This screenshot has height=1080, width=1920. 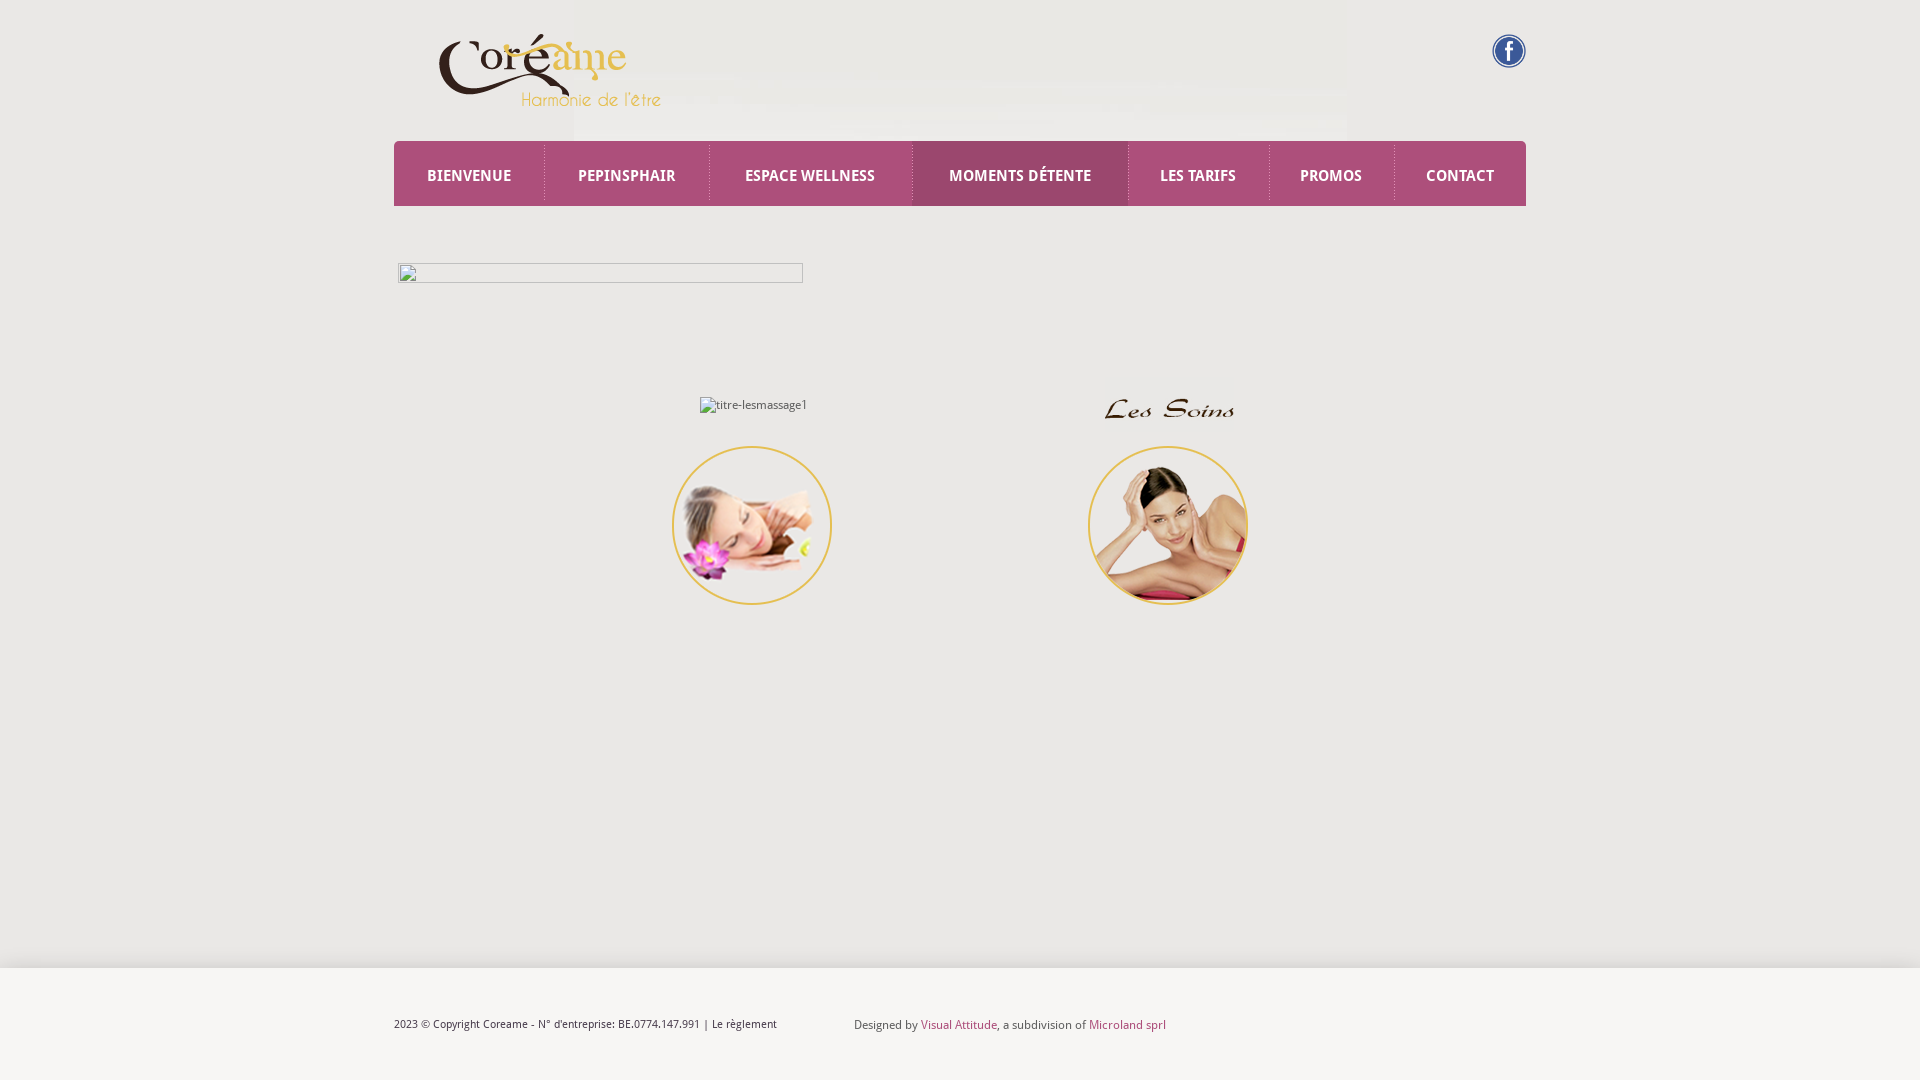 I want to click on 'BIENVENUE', so click(x=393, y=172).